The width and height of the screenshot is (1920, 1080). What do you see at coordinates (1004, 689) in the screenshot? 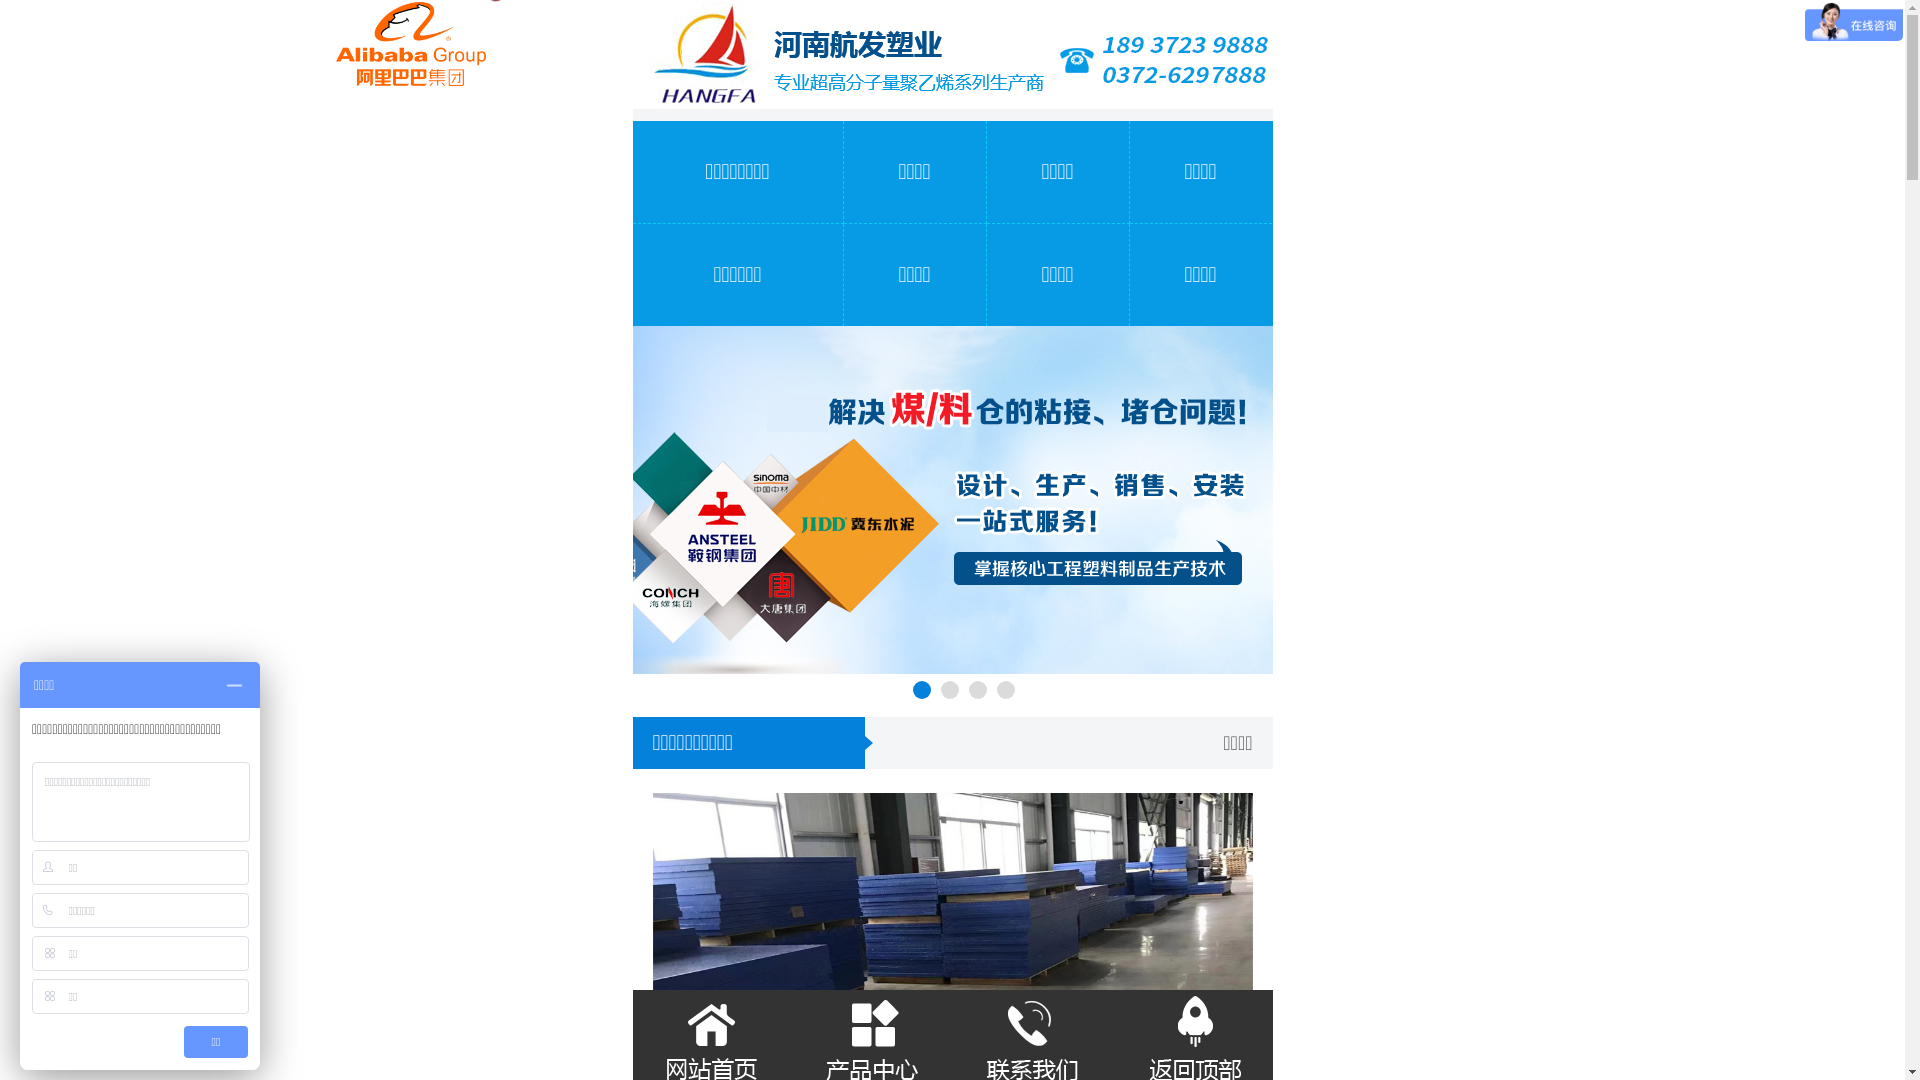
I see `'4'` at bounding box center [1004, 689].